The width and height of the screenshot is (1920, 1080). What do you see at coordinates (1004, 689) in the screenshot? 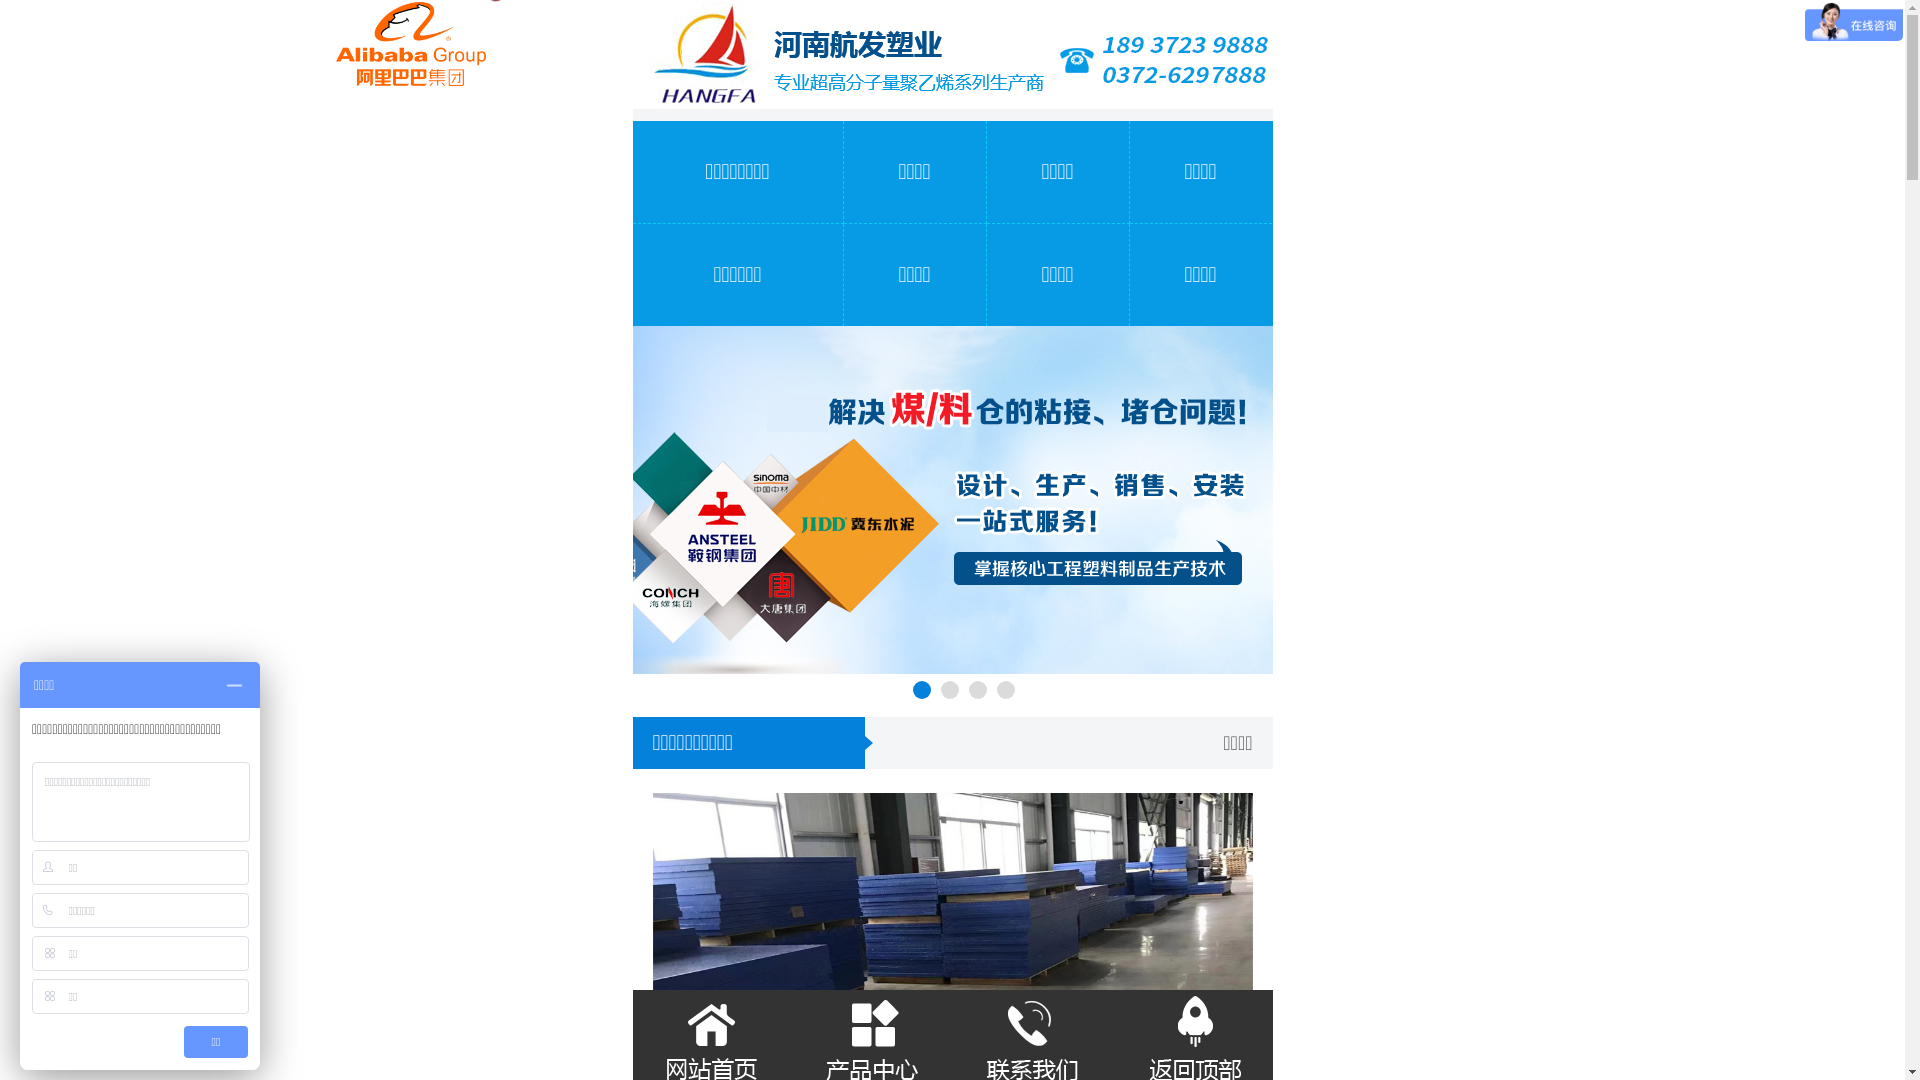
I see `'4'` at bounding box center [1004, 689].